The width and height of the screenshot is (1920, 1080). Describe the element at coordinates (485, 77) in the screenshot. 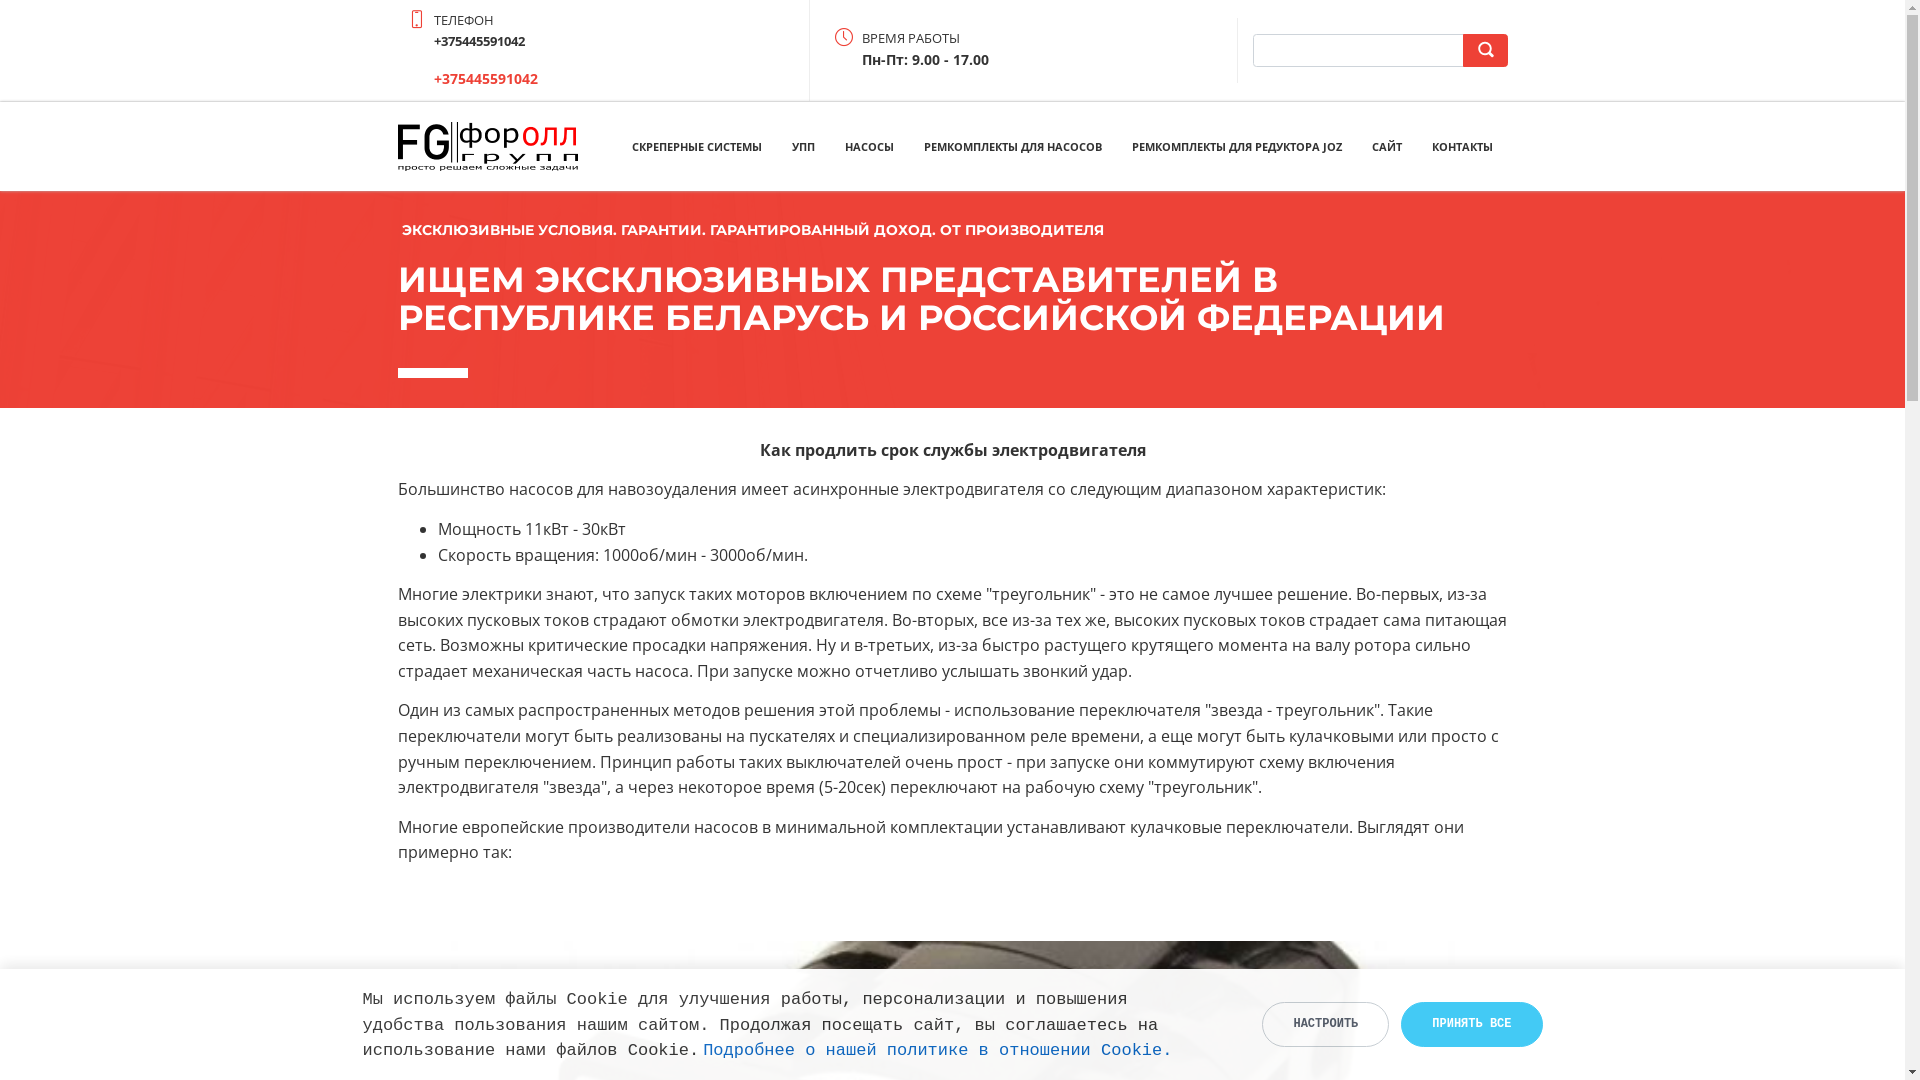

I see `'+375445591042'` at that location.